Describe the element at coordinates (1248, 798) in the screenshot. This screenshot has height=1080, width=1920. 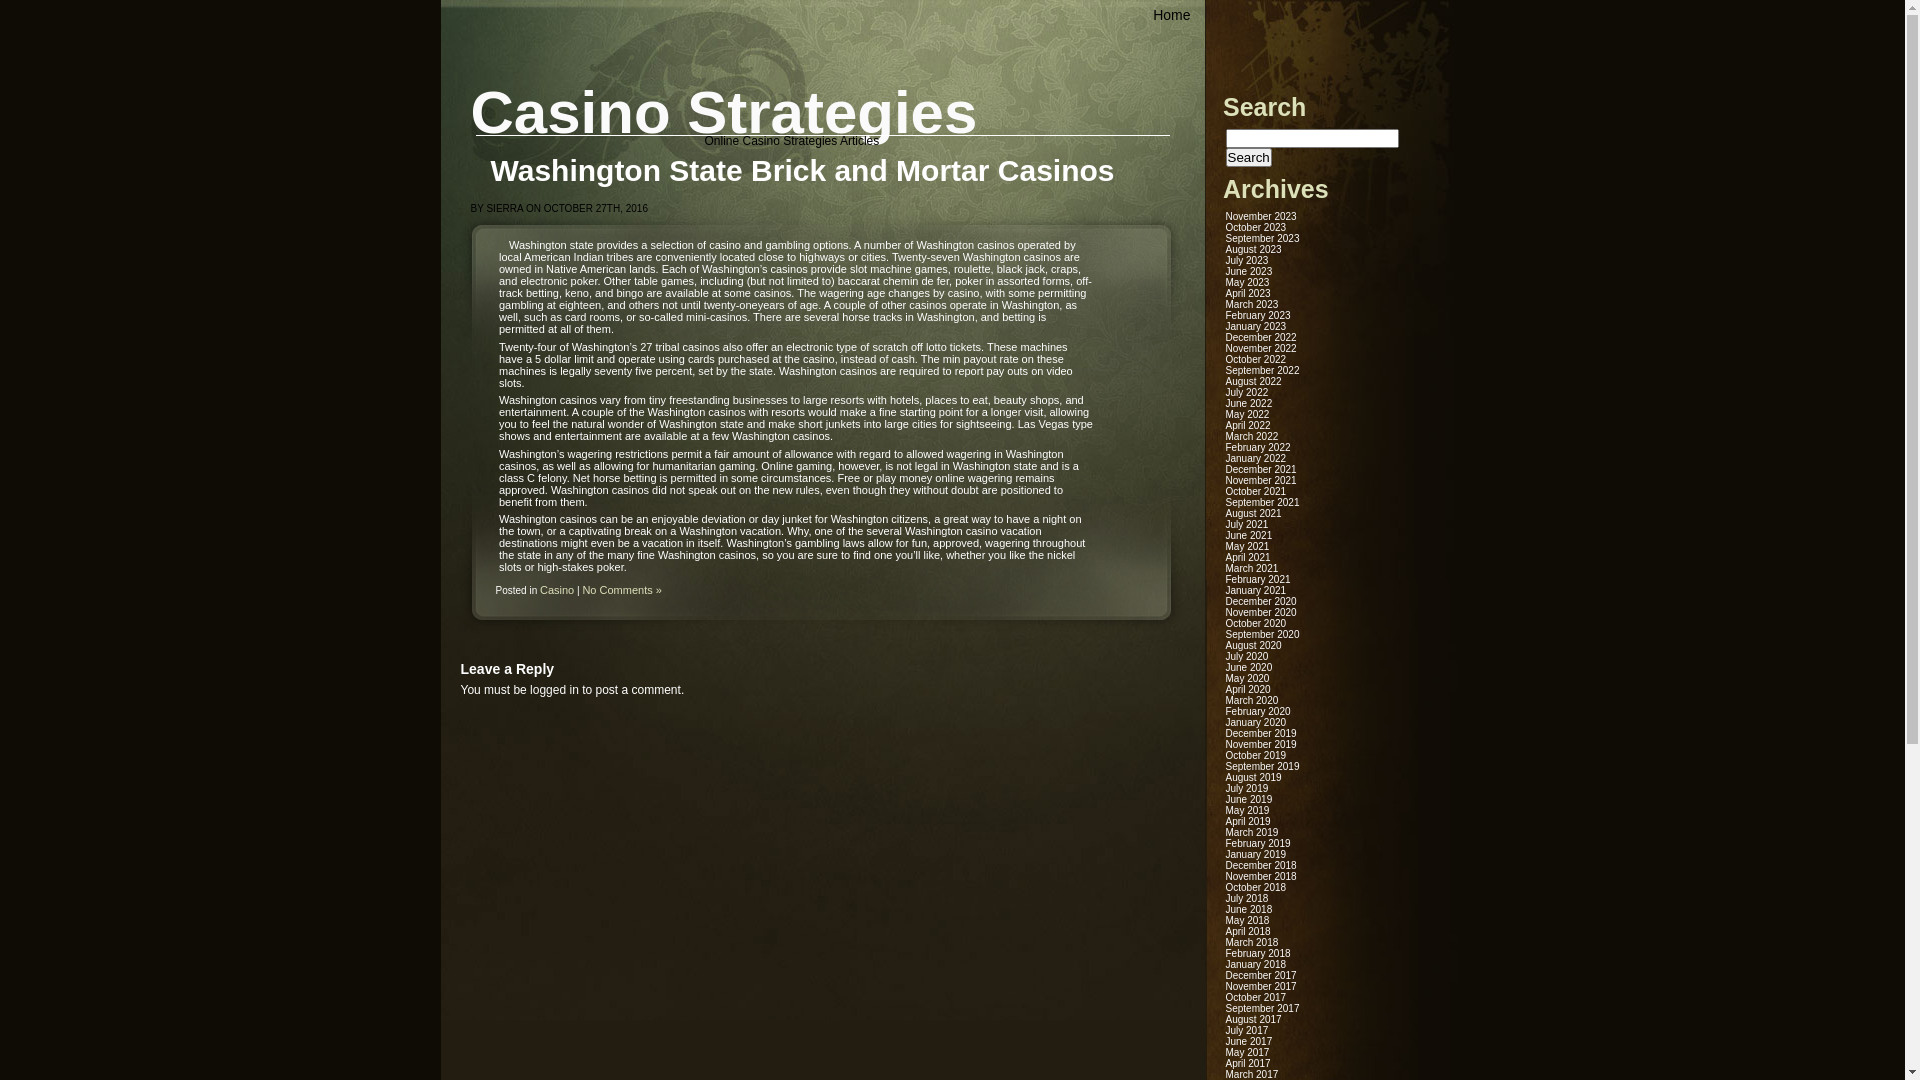
I see `'June 2019'` at that location.